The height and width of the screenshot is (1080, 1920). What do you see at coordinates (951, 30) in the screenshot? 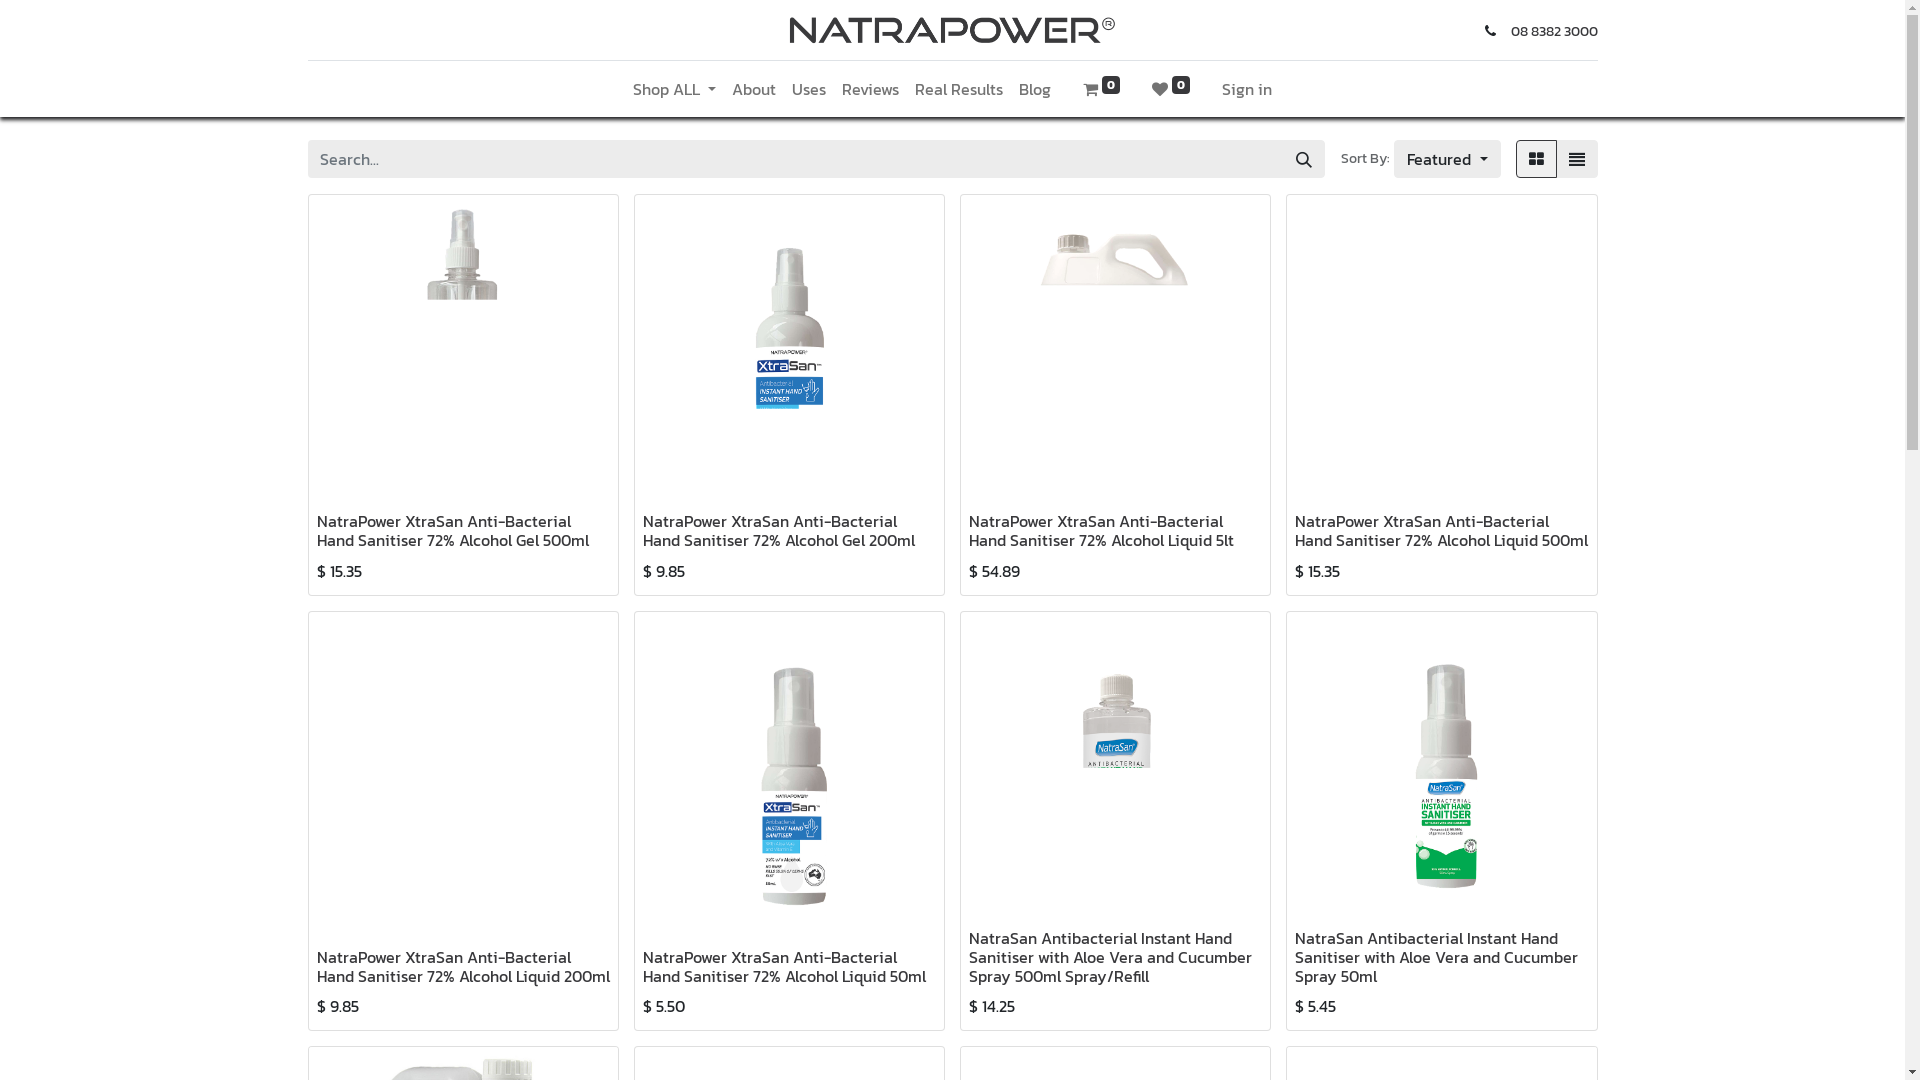
I see `'Natrapower'` at bounding box center [951, 30].